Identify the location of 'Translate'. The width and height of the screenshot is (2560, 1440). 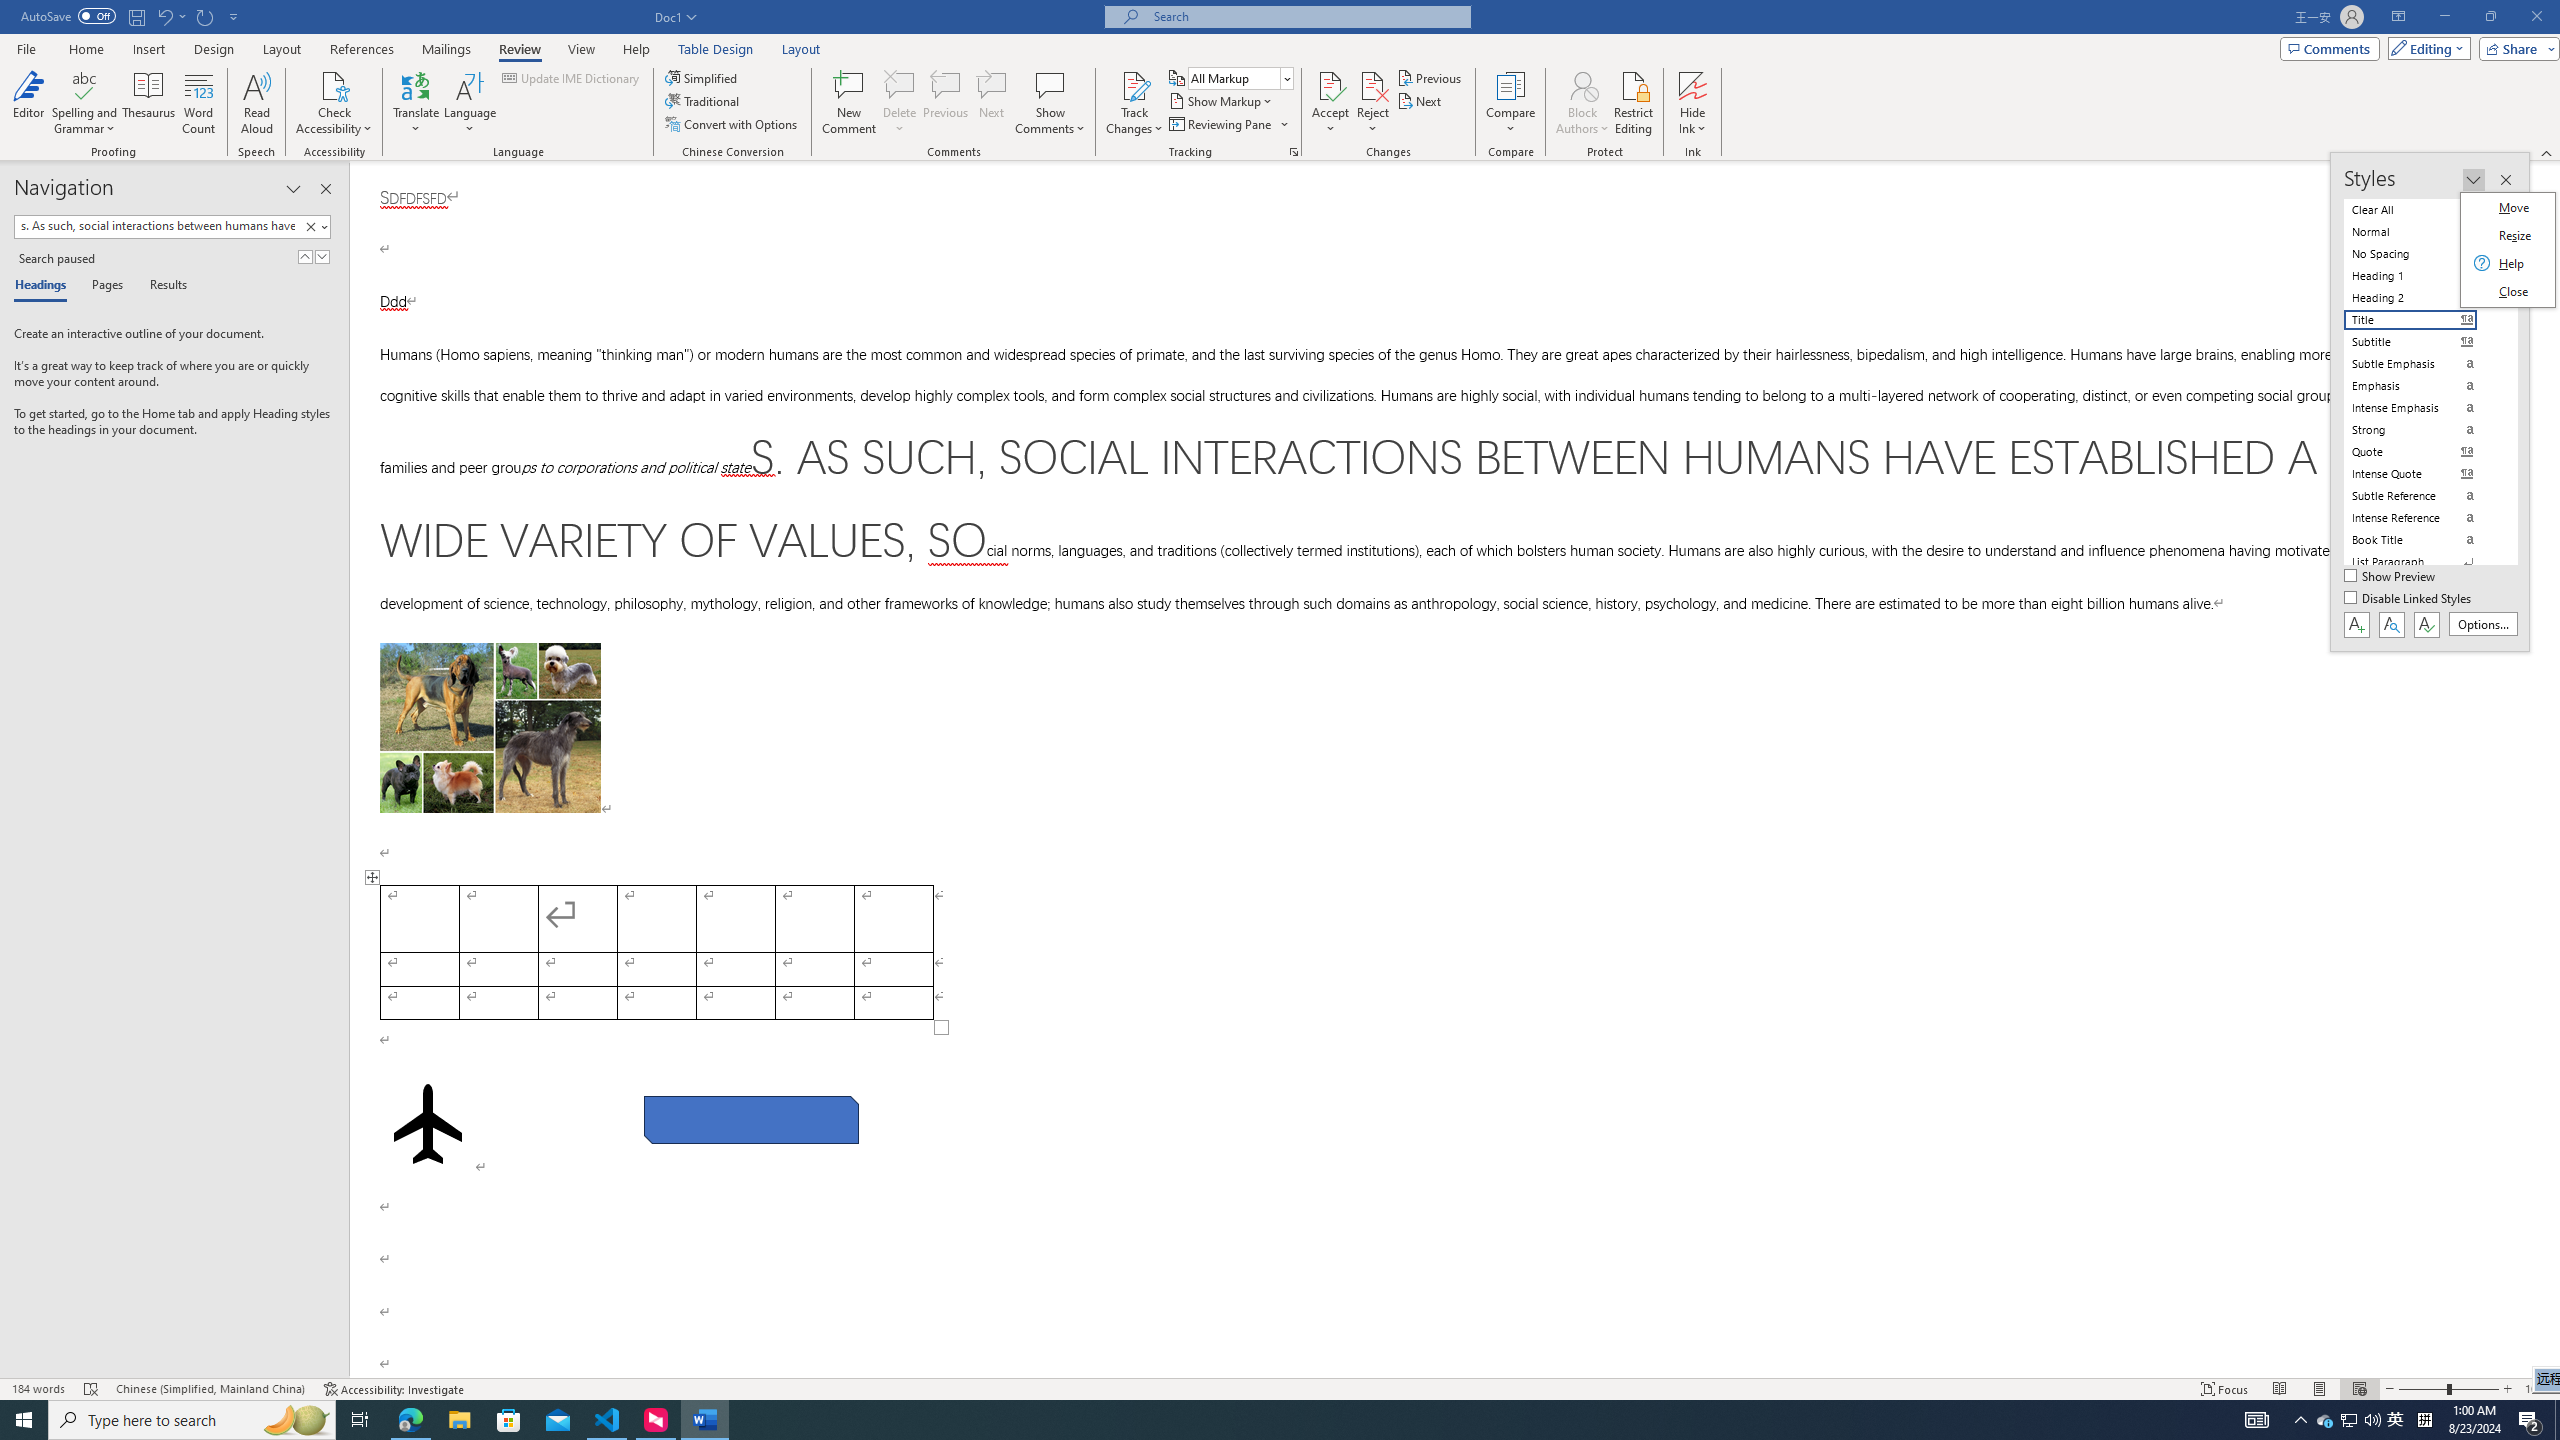
(416, 103).